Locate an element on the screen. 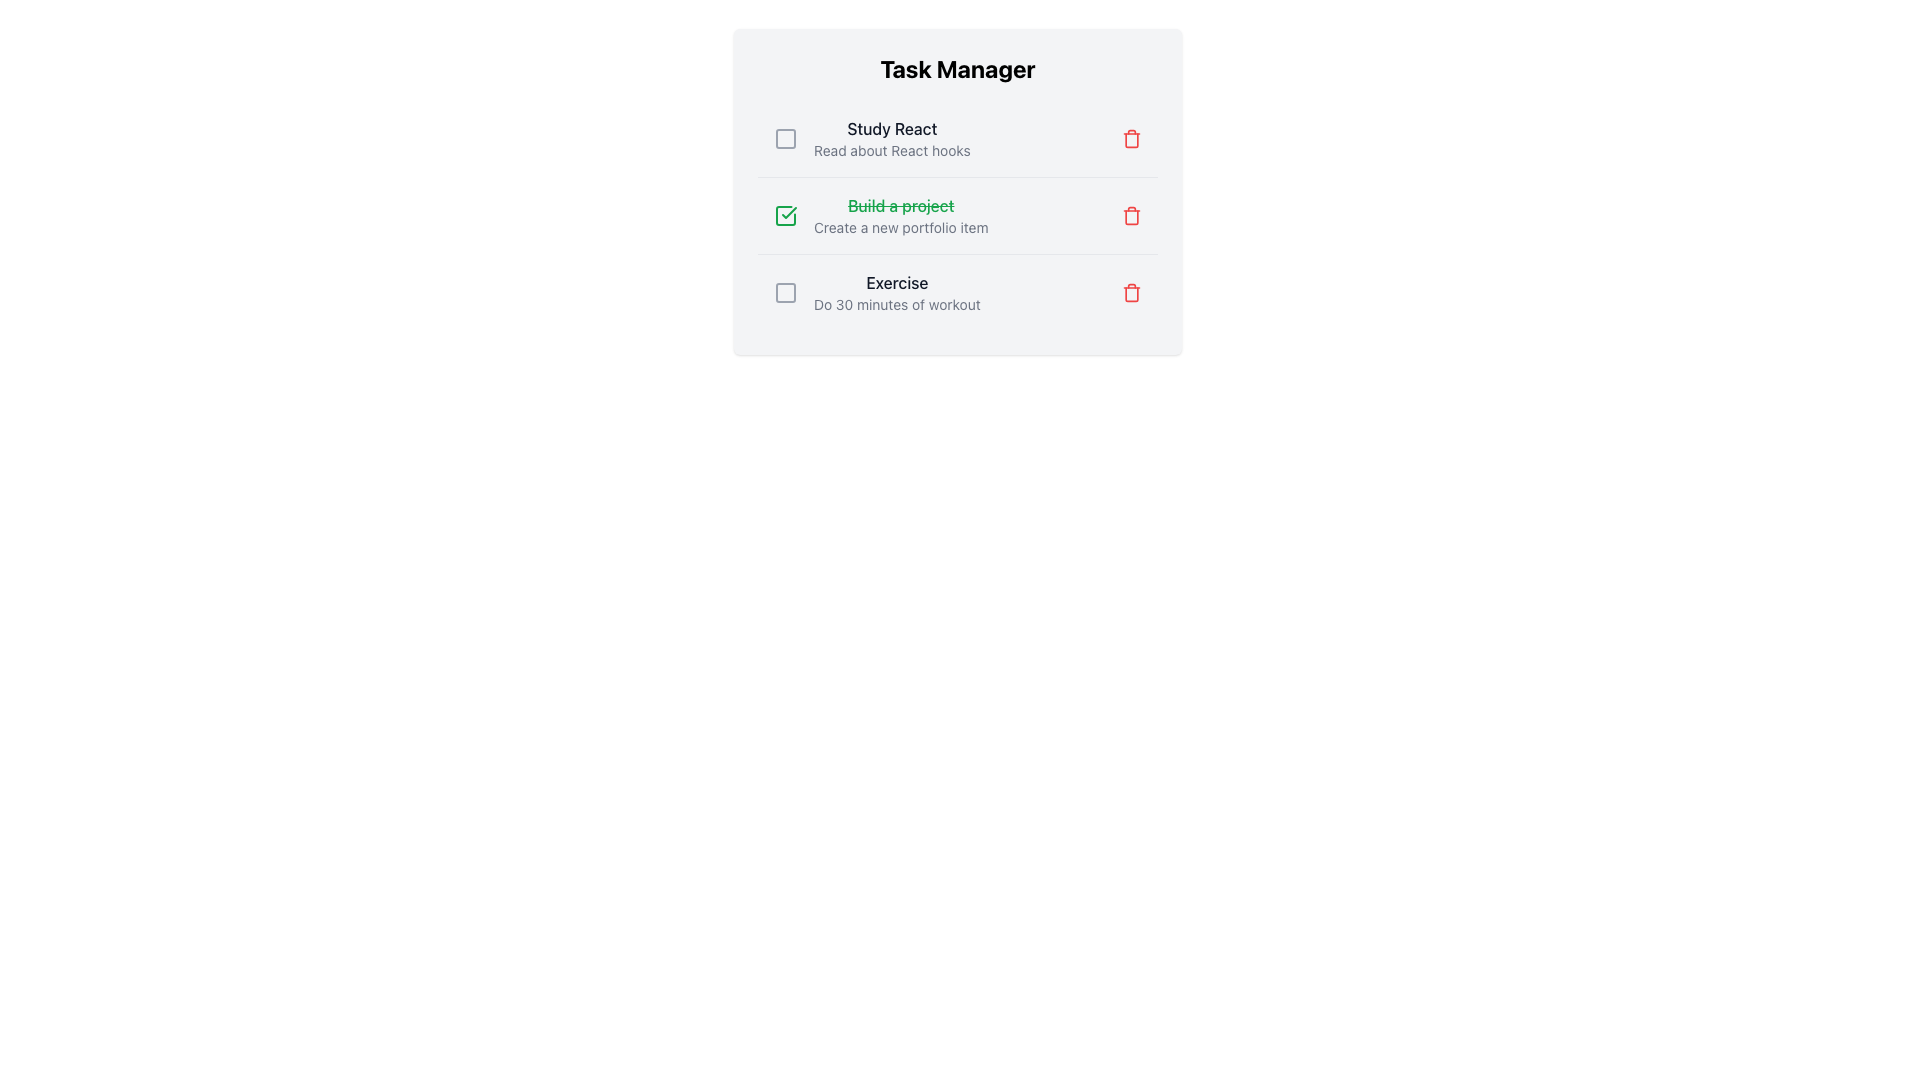  the text label indicating a completed task in the task management system, which displays the status of the task and is located in the middle row of the task list section is located at coordinates (900, 205).